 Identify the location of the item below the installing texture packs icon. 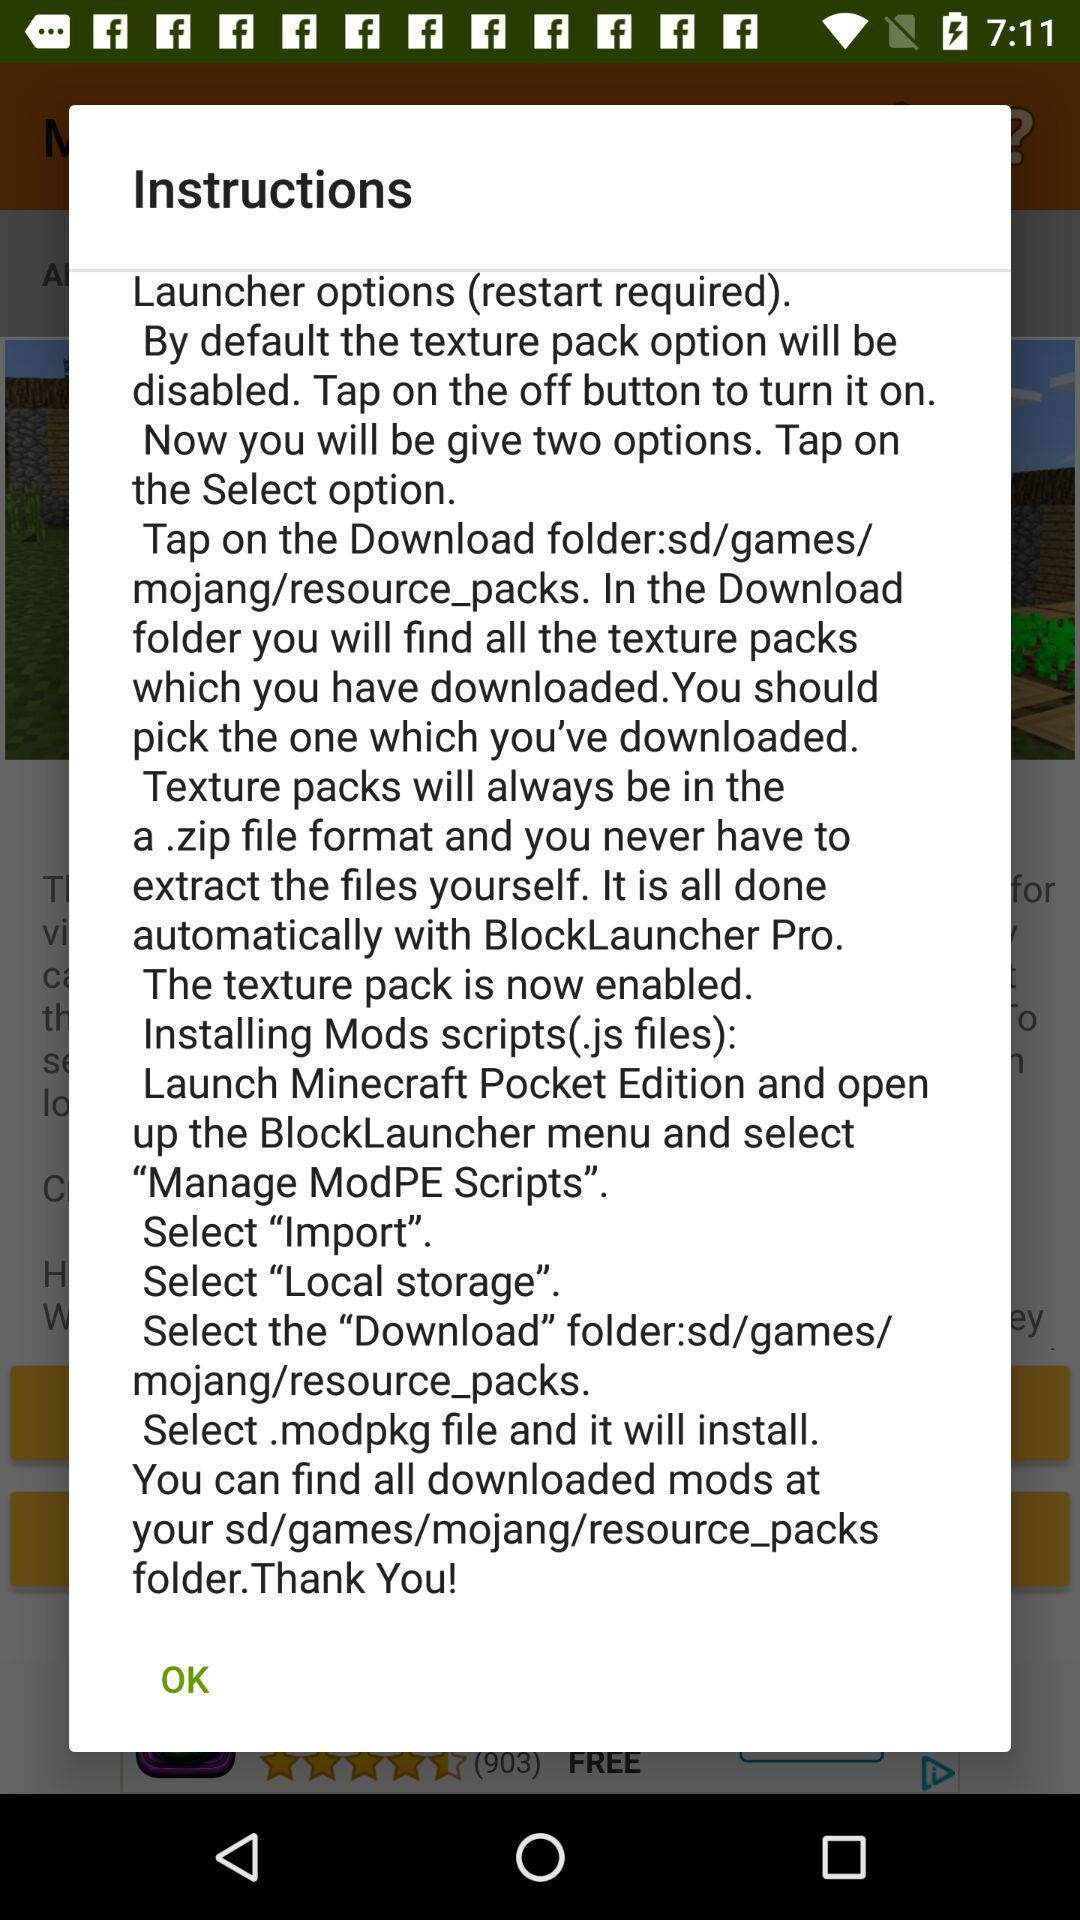
(184, 1678).